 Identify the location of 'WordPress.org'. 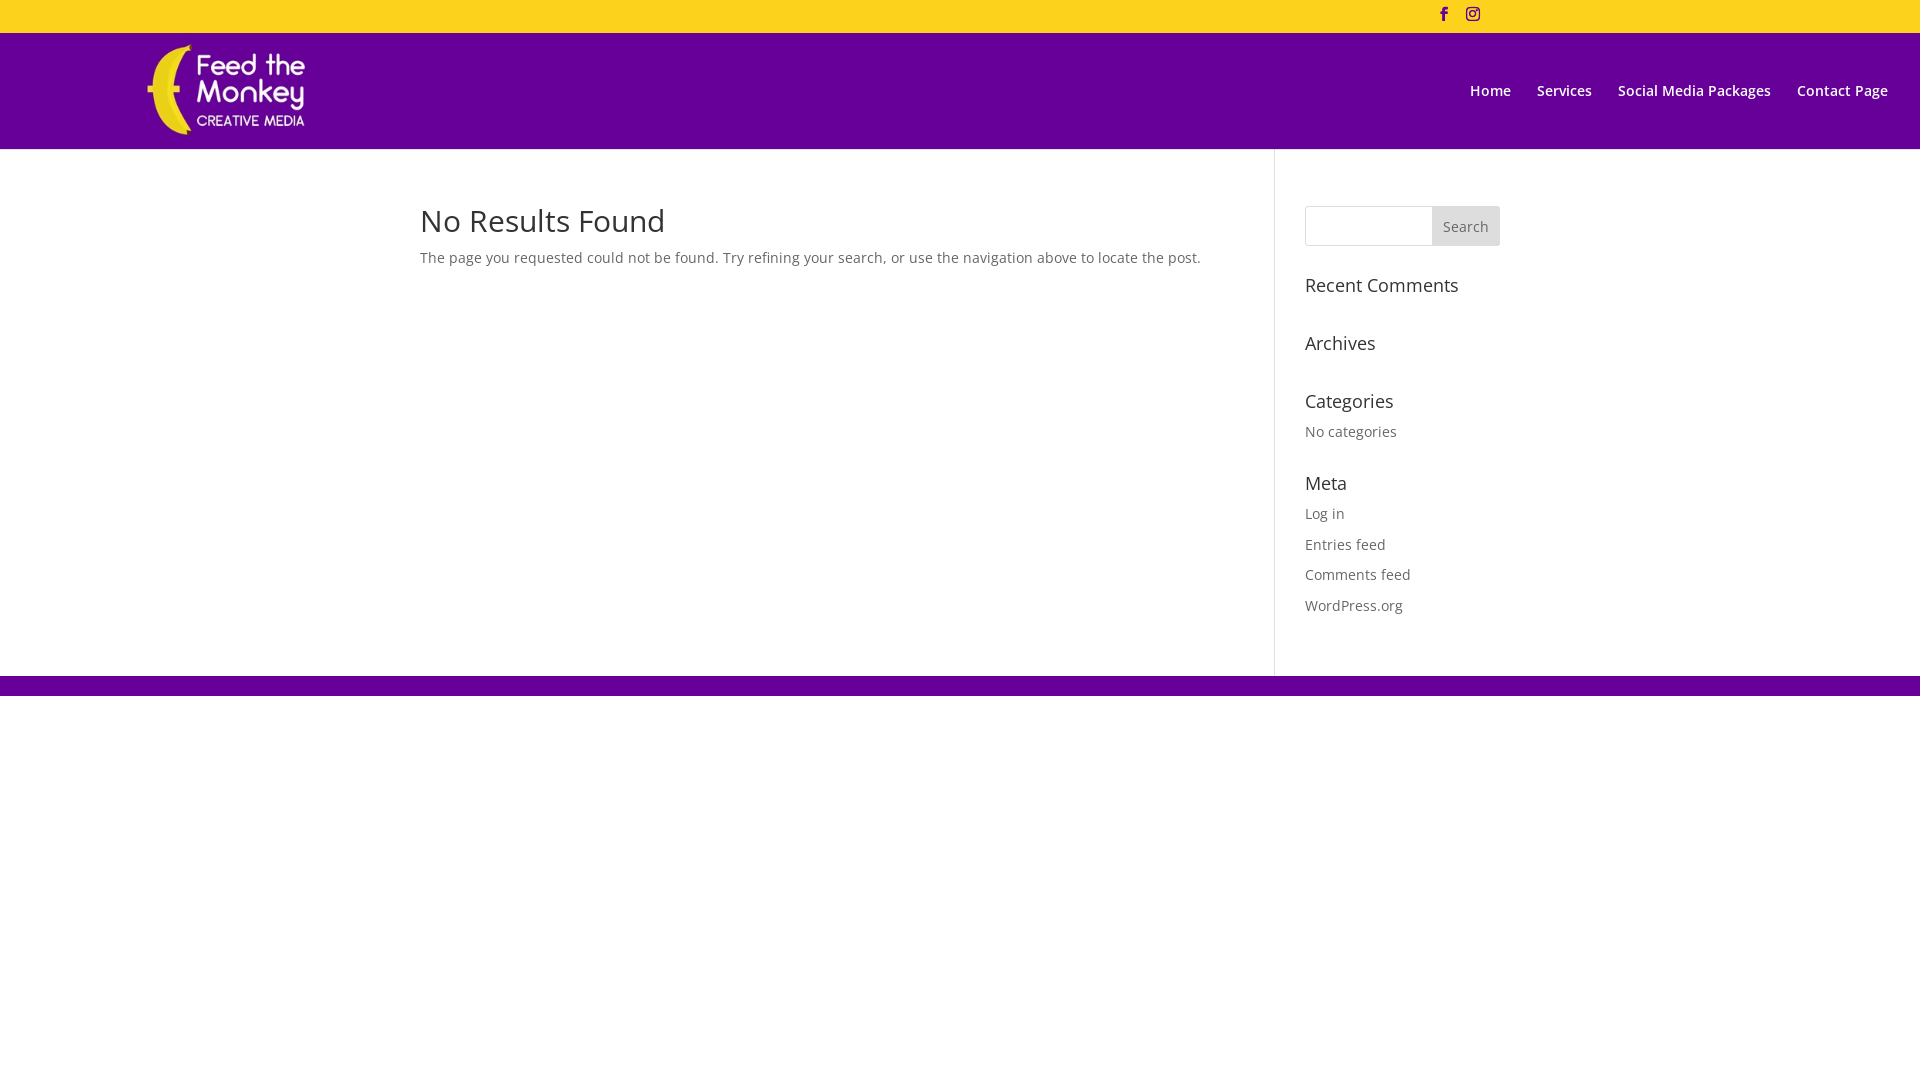
(1353, 604).